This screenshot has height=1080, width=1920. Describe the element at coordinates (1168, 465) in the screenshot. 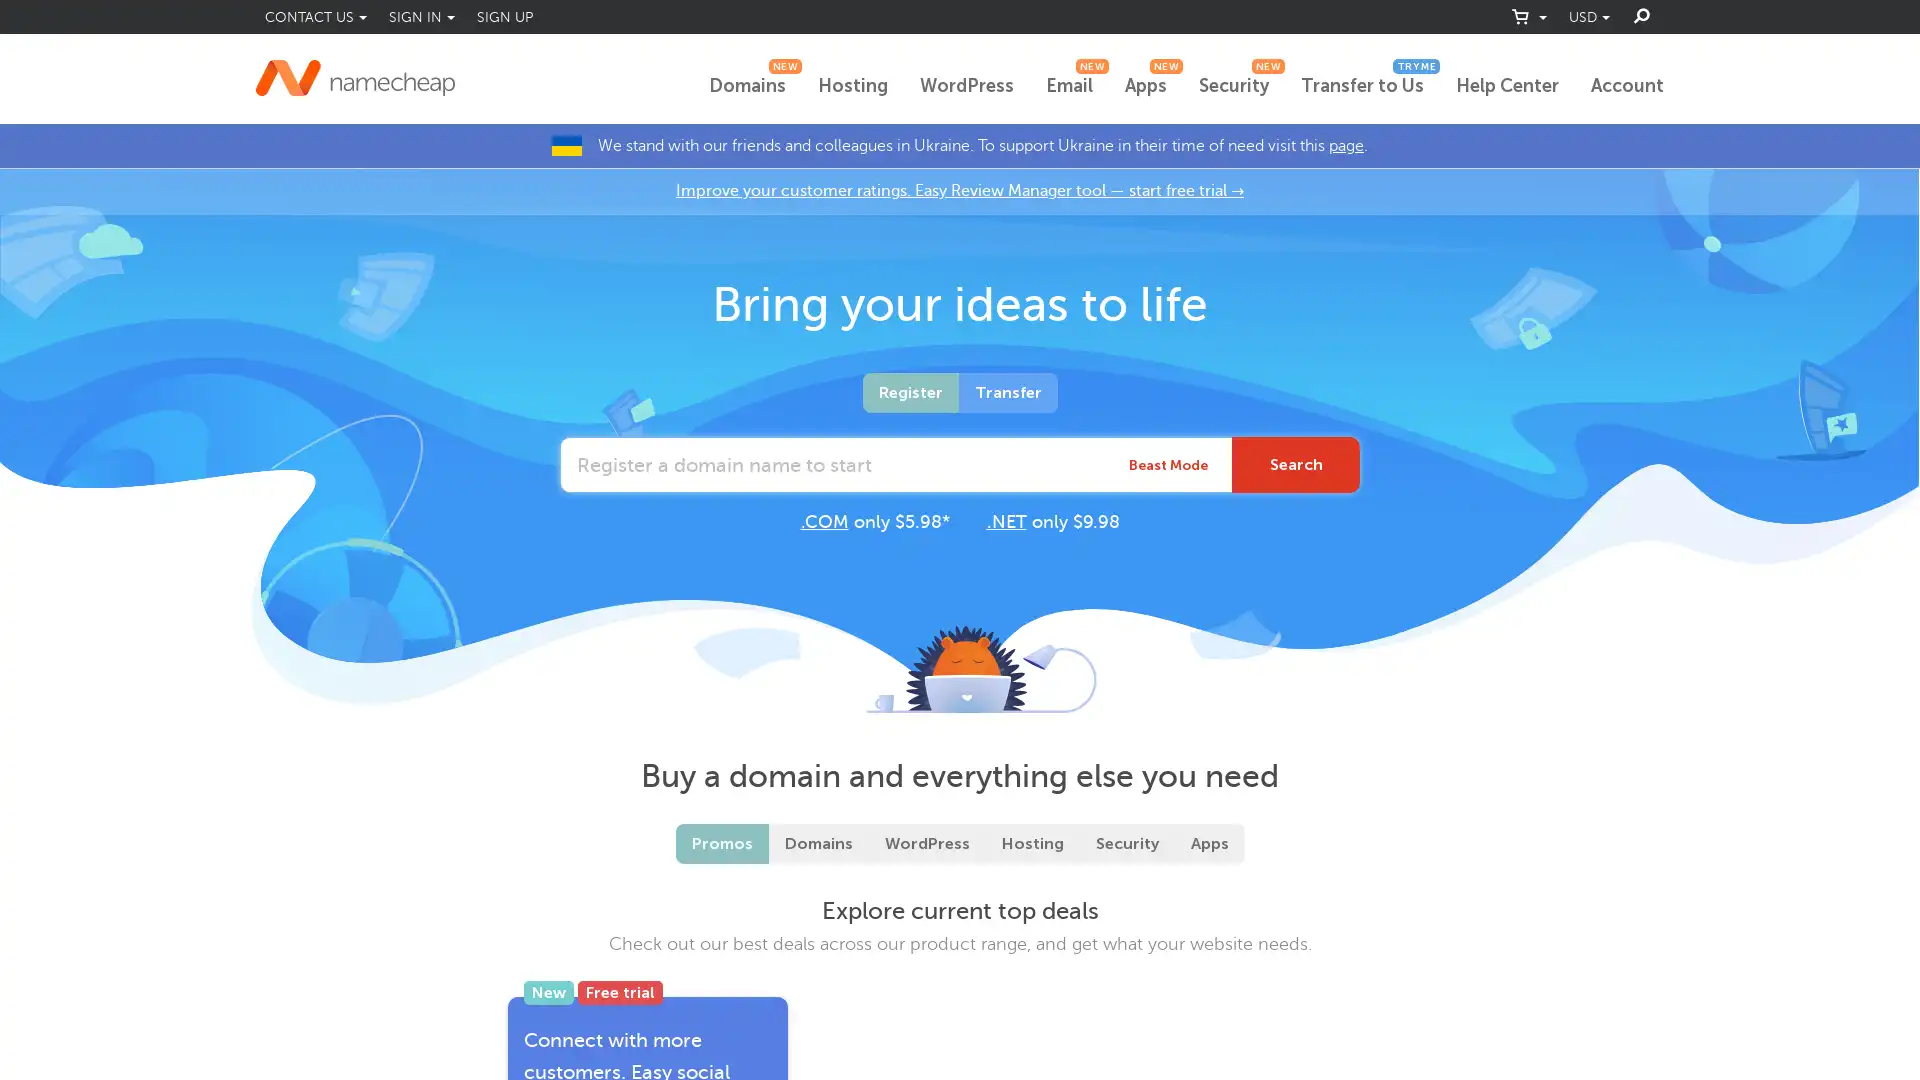

I see `Beast Mode` at that location.